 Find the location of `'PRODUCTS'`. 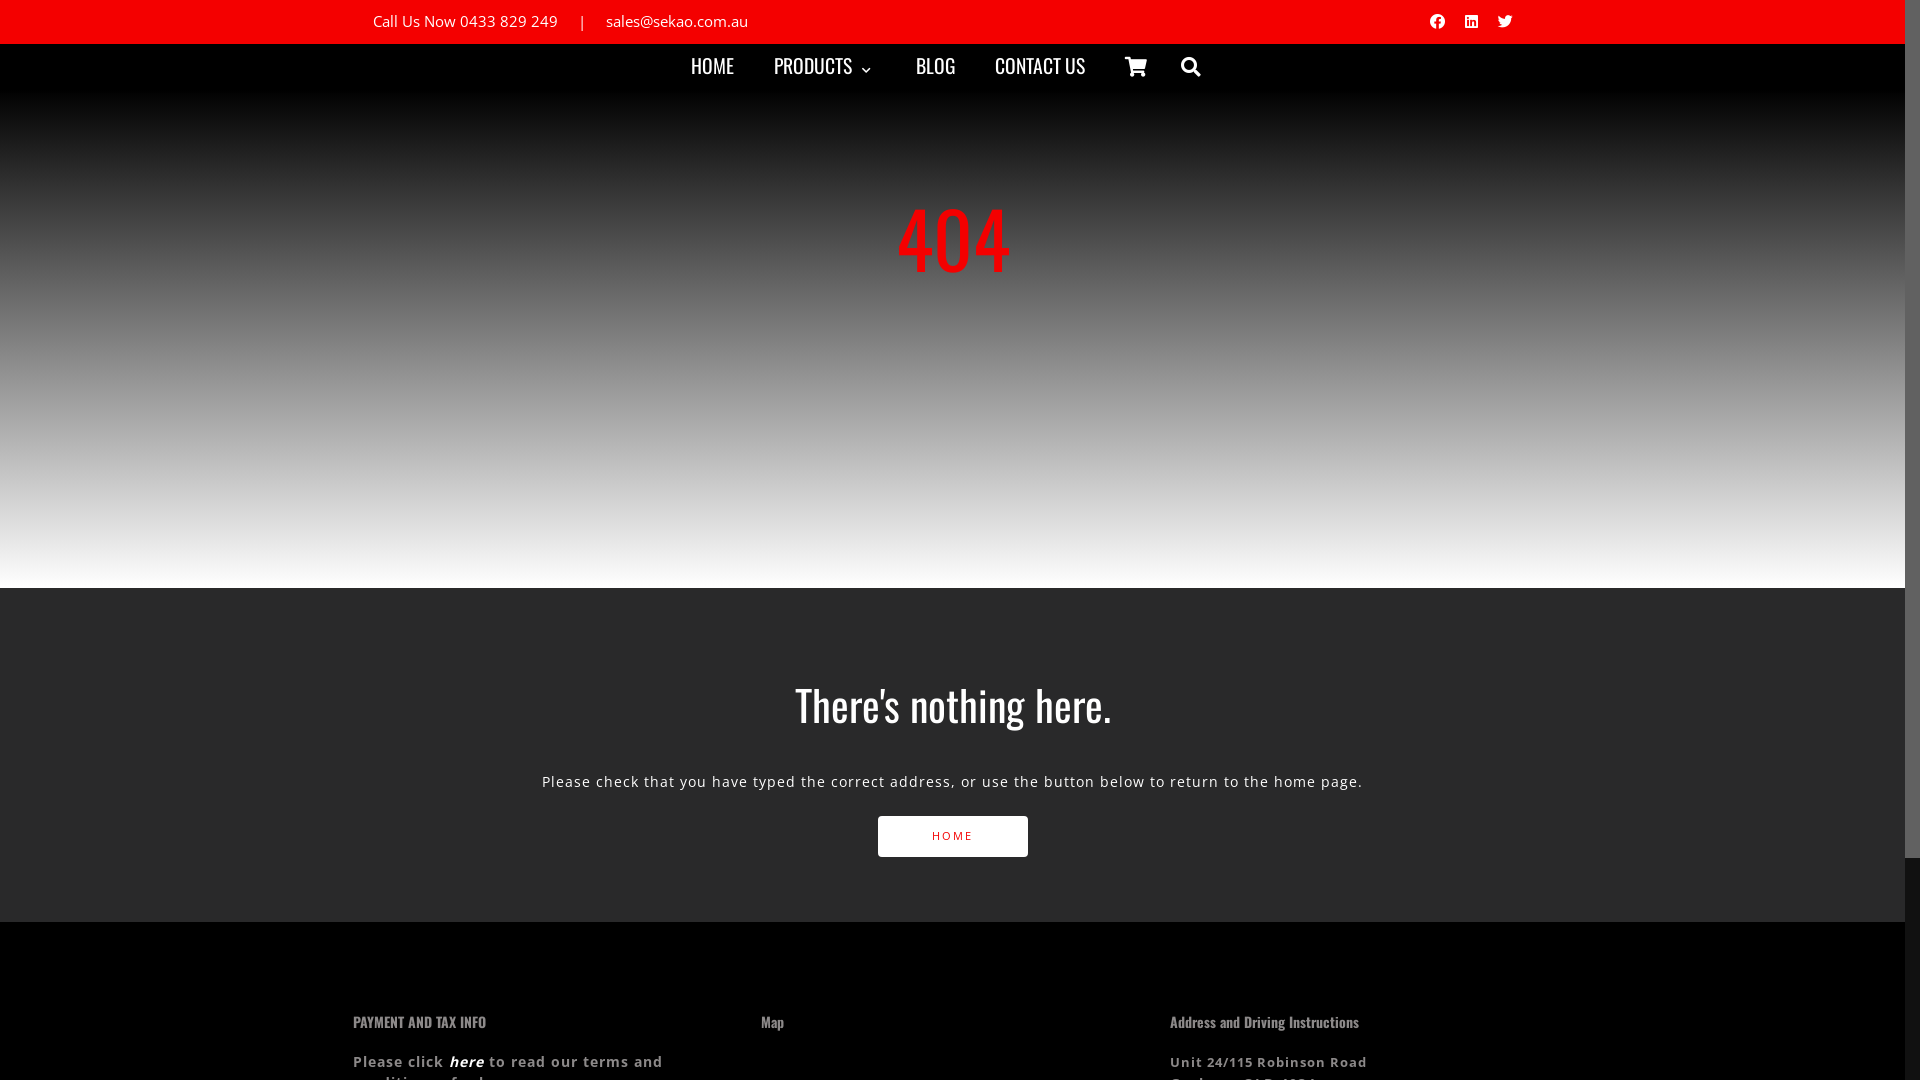

'PRODUCTS' is located at coordinates (822, 64).